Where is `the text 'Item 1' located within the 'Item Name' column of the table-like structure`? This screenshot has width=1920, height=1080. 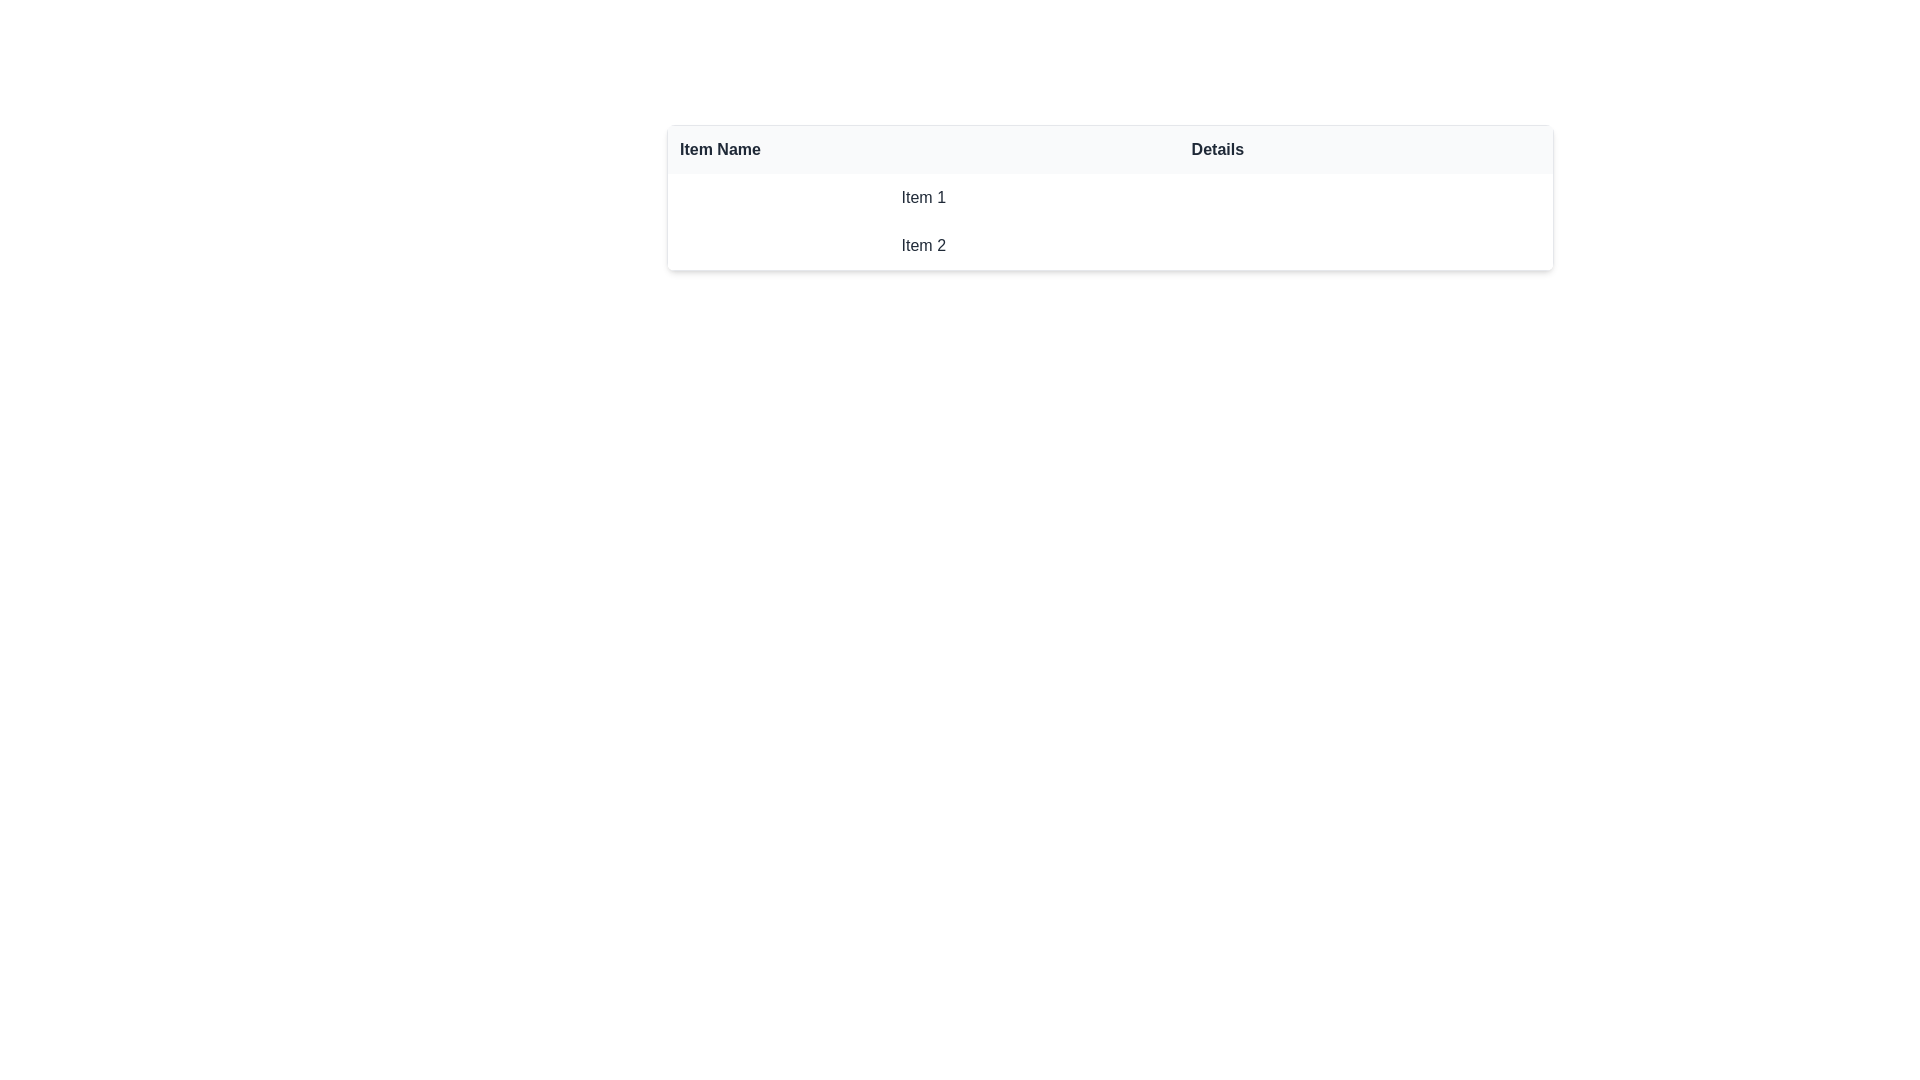 the text 'Item 1' located within the 'Item Name' column of the table-like structure is located at coordinates (922, 197).